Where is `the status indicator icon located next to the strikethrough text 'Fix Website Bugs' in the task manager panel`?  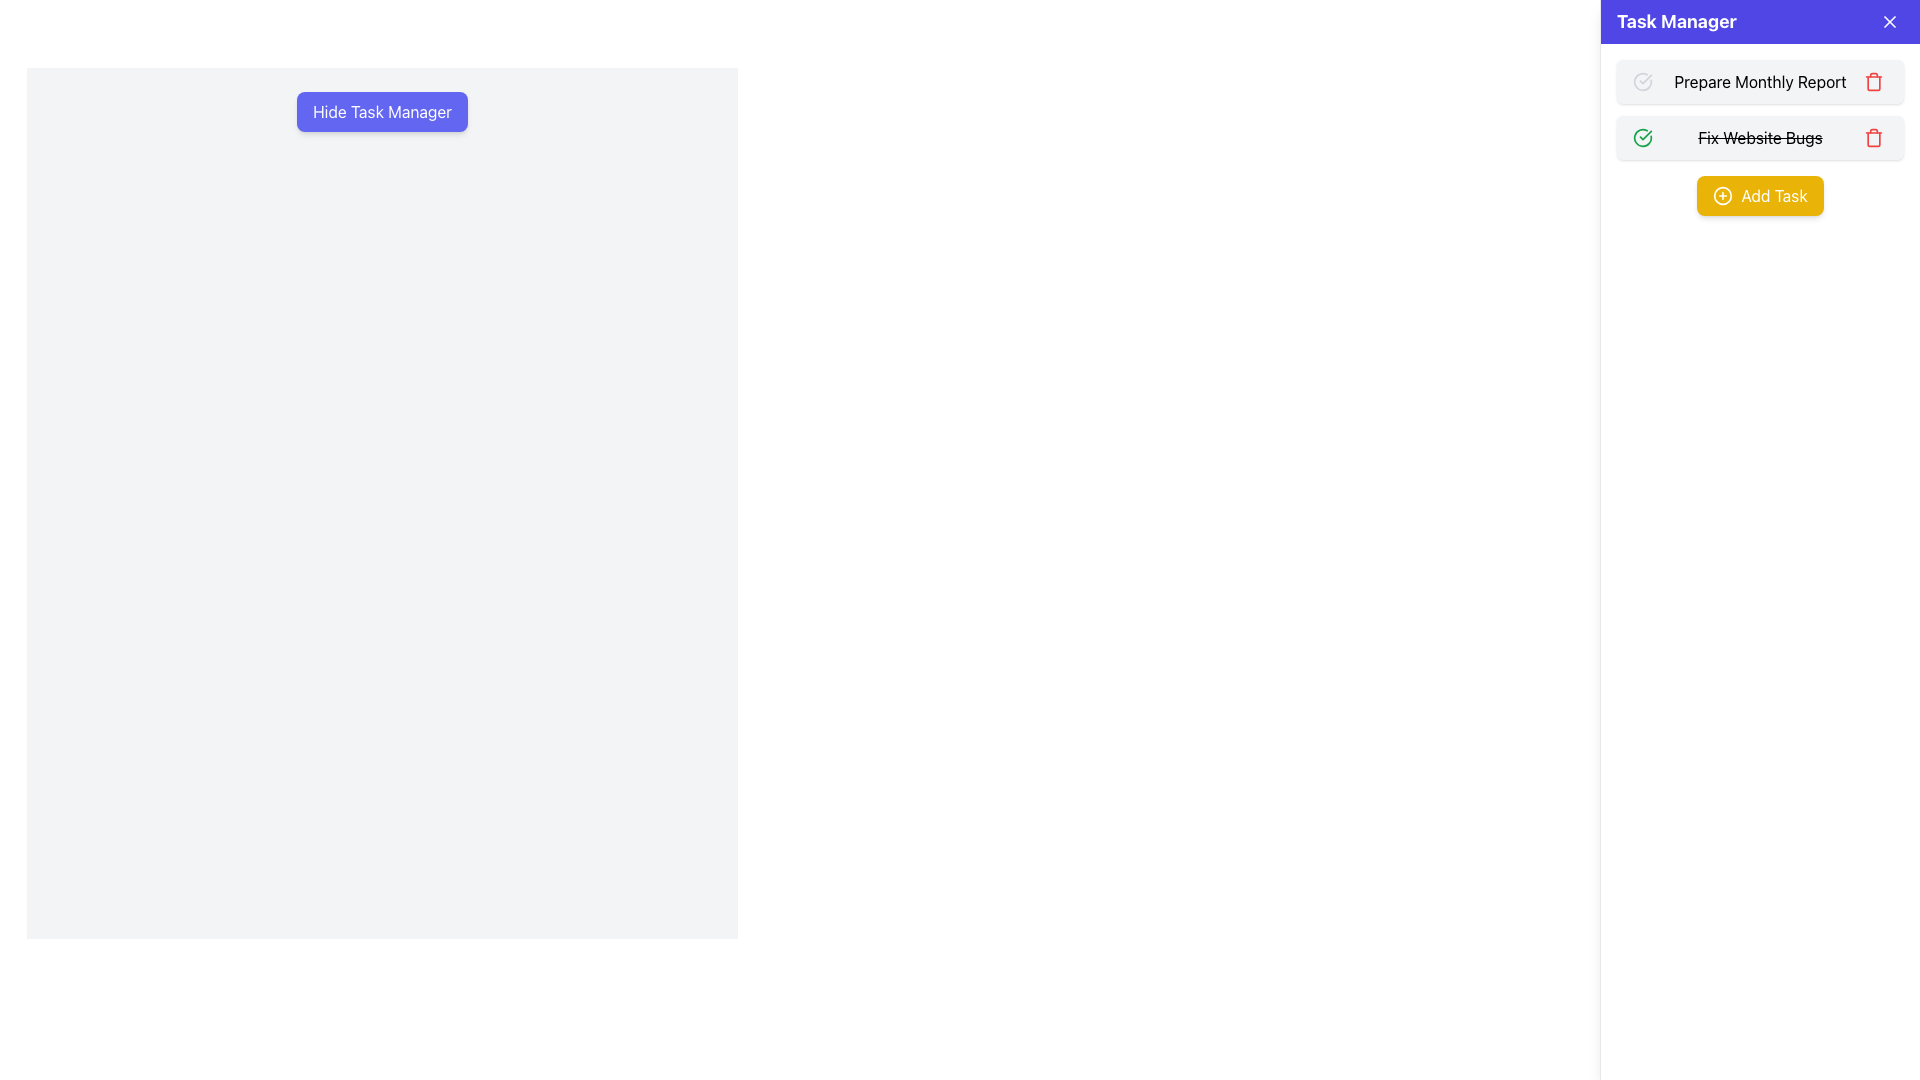 the status indicator icon located next to the strikethrough text 'Fix Website Bugs' in the task manager panel is located at coordinates (1642, 80).